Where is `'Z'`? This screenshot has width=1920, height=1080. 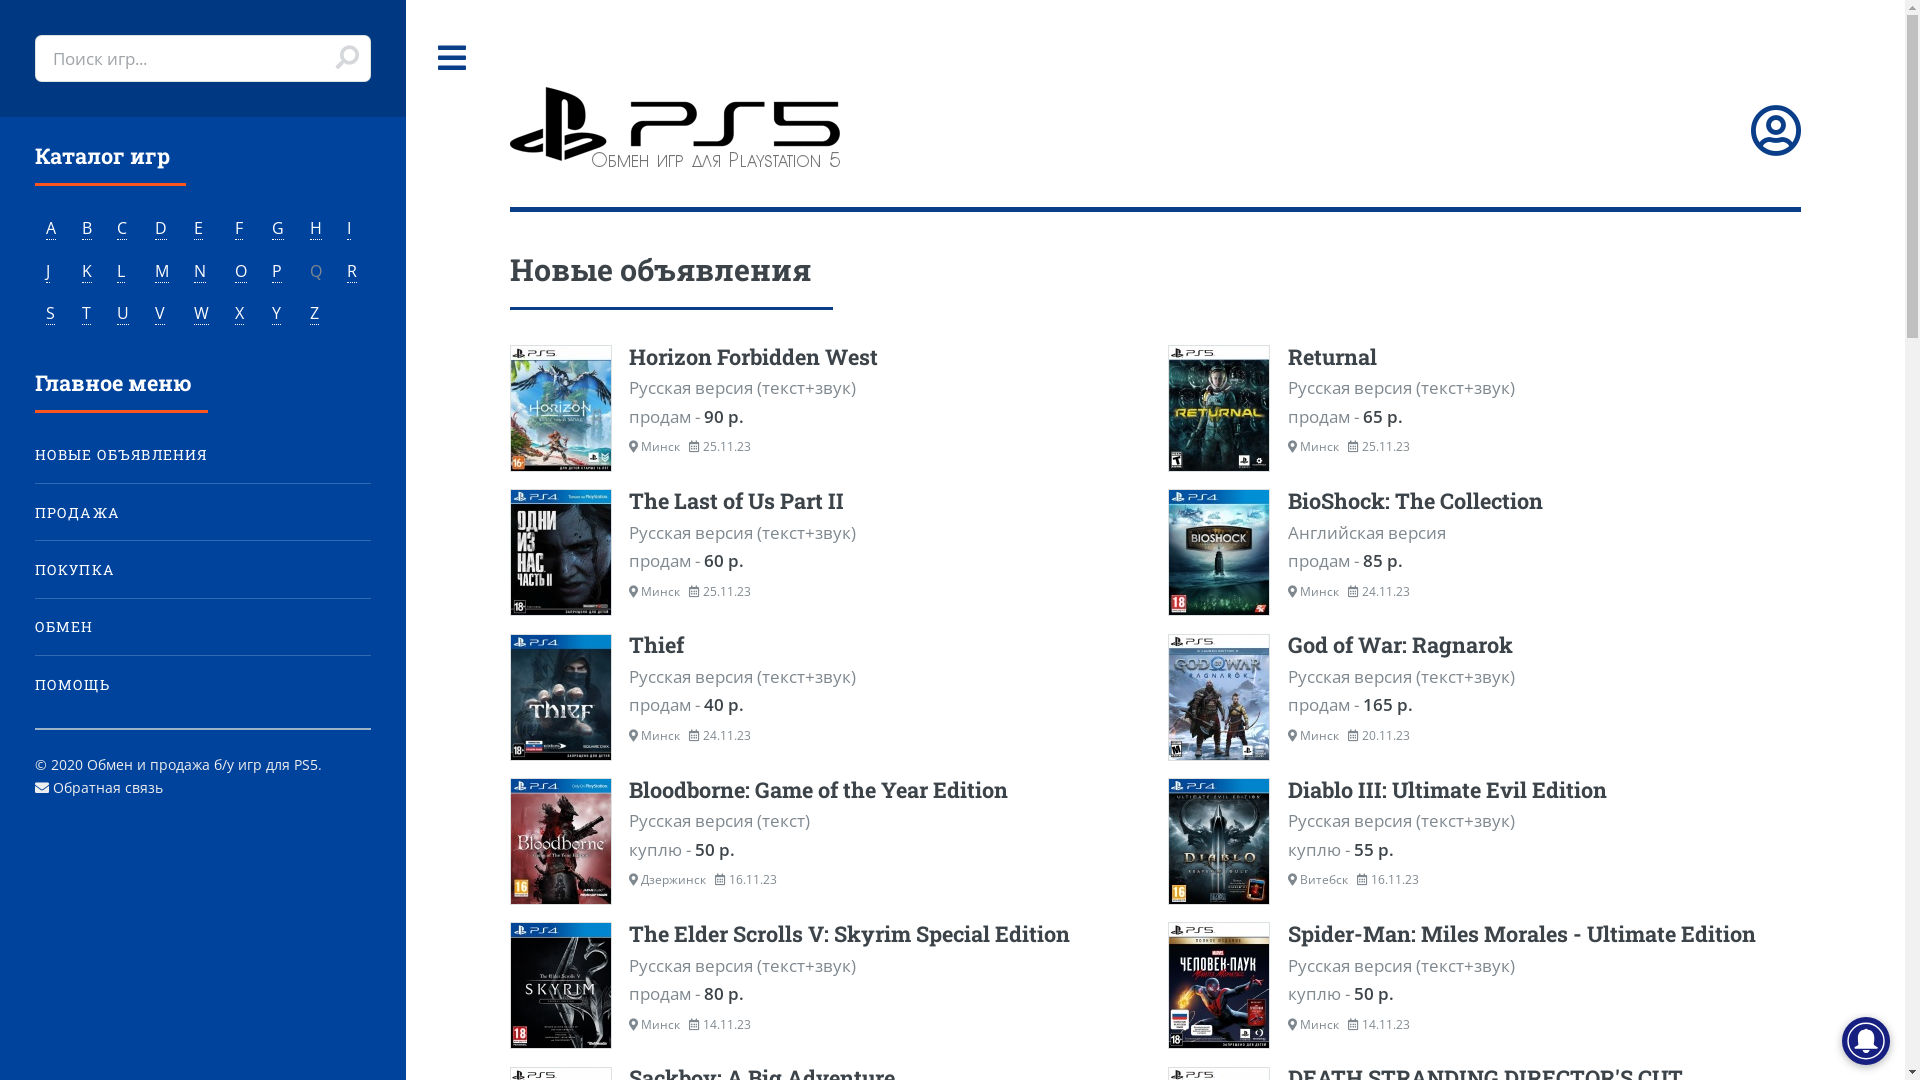
'Z' is located at coordinates (313, 313).